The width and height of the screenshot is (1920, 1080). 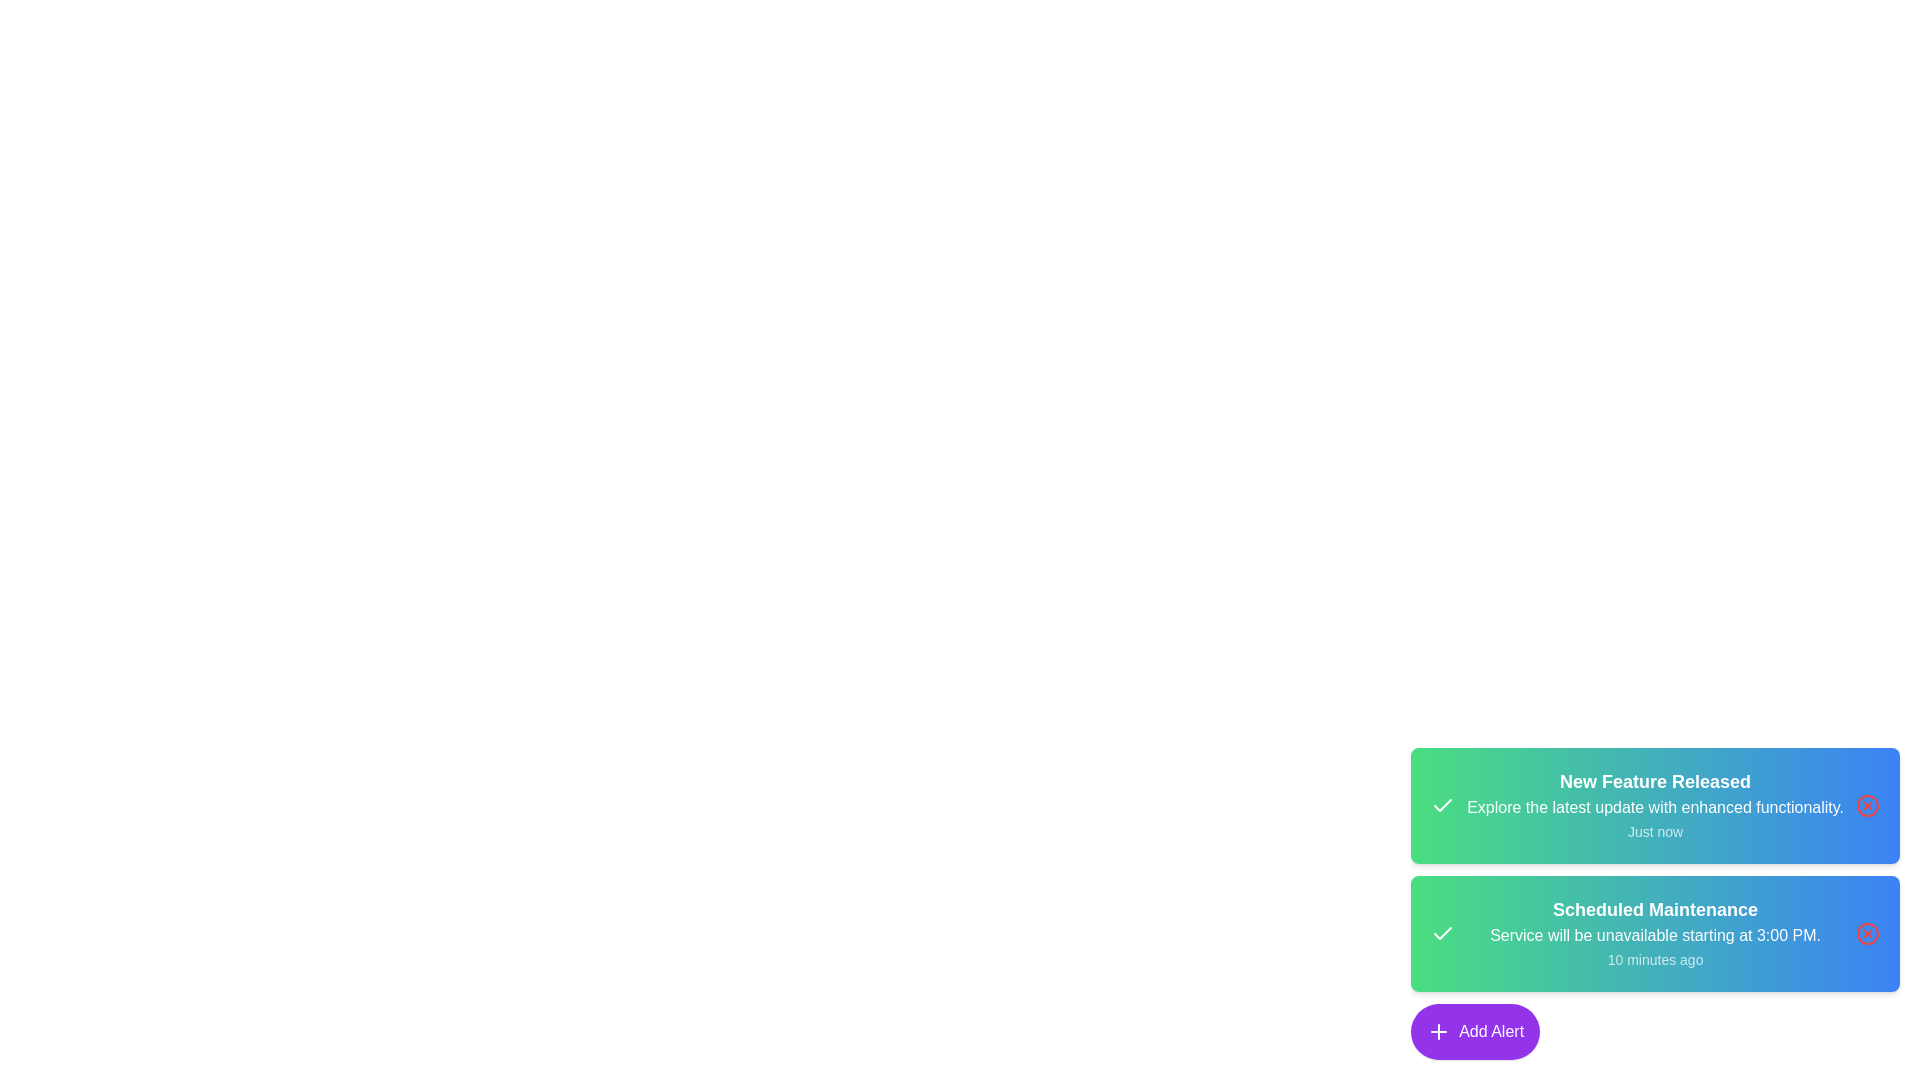 What do you see at coordinates (1866, 805) in the screenshot?
I see `close button of the alert to dismiss it` at bounding box center [1866, 805].